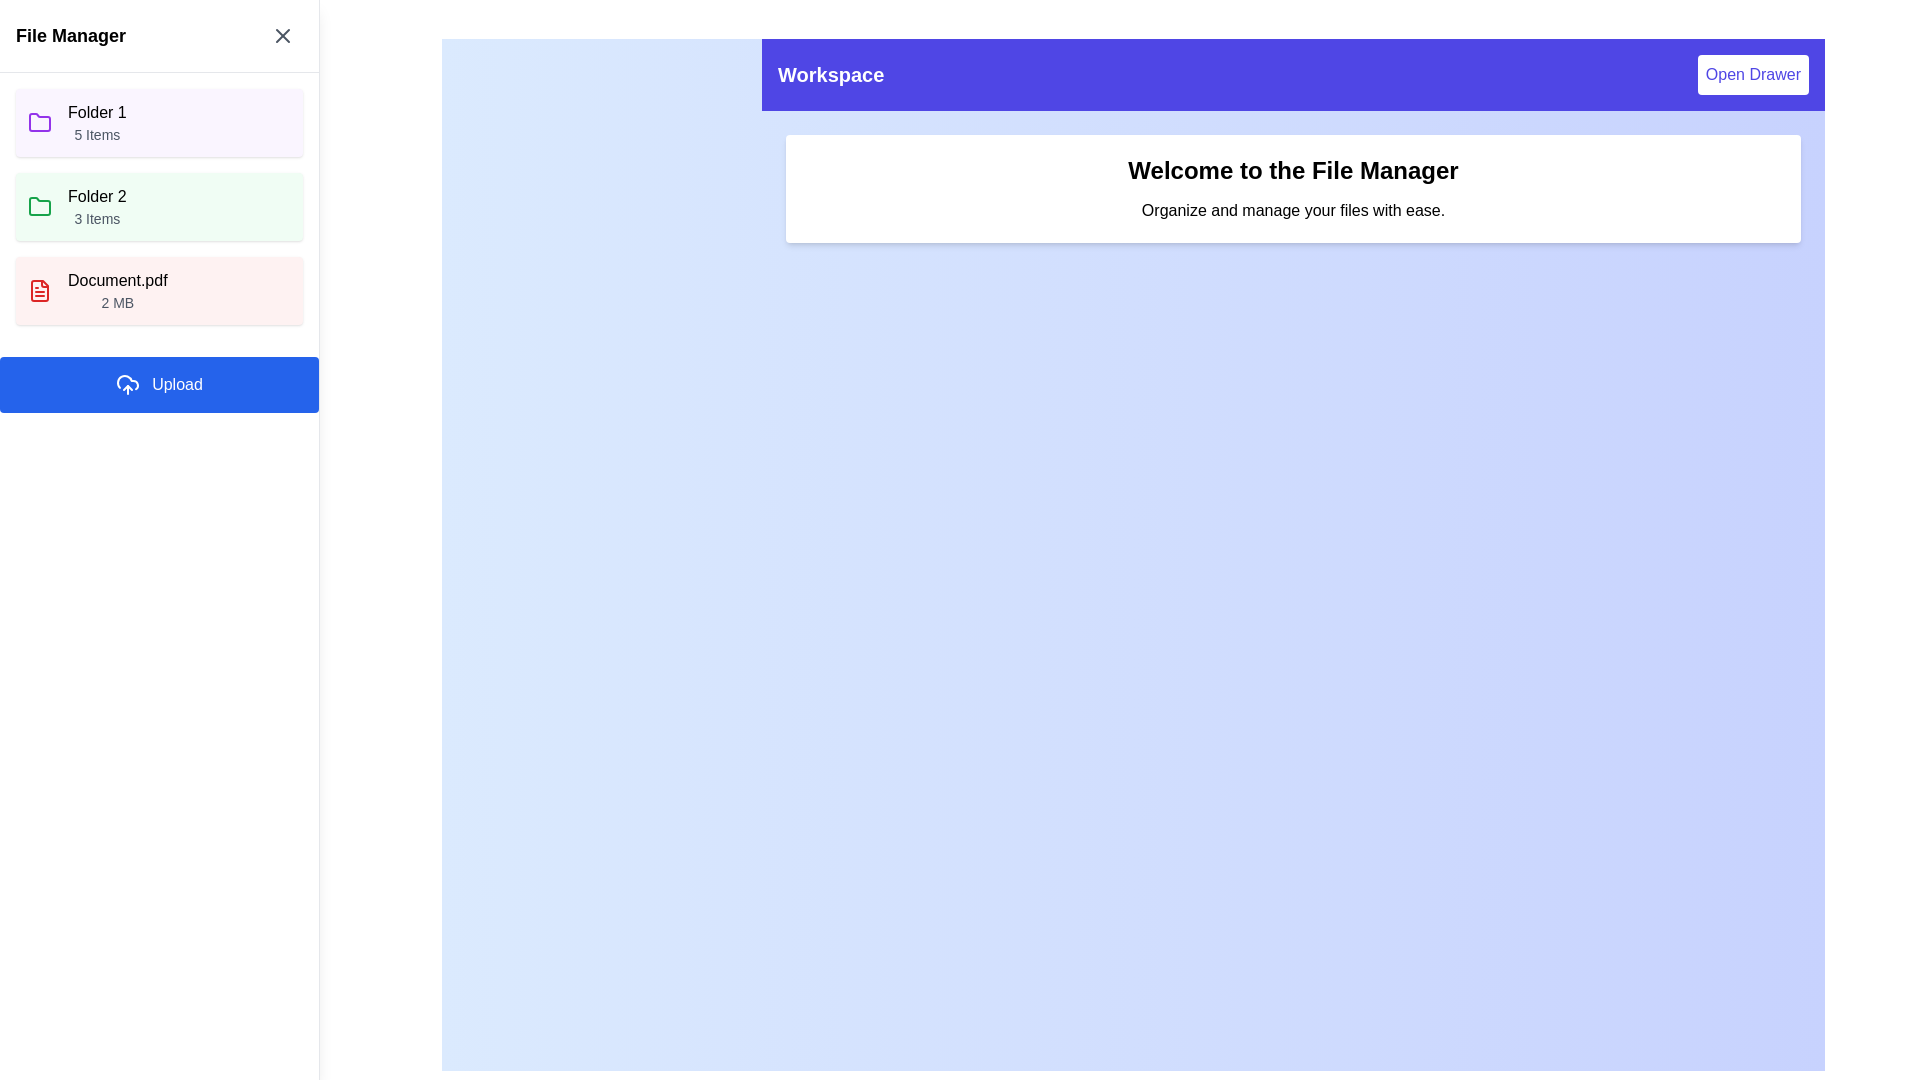 The width and height of the screenshot is (1920, 1080). What do you see at coordinates (116, 290) in the screenshot?
I see `the file list item named 'Document.pdf' in the File Manager section` at bounding box center [116, 290].